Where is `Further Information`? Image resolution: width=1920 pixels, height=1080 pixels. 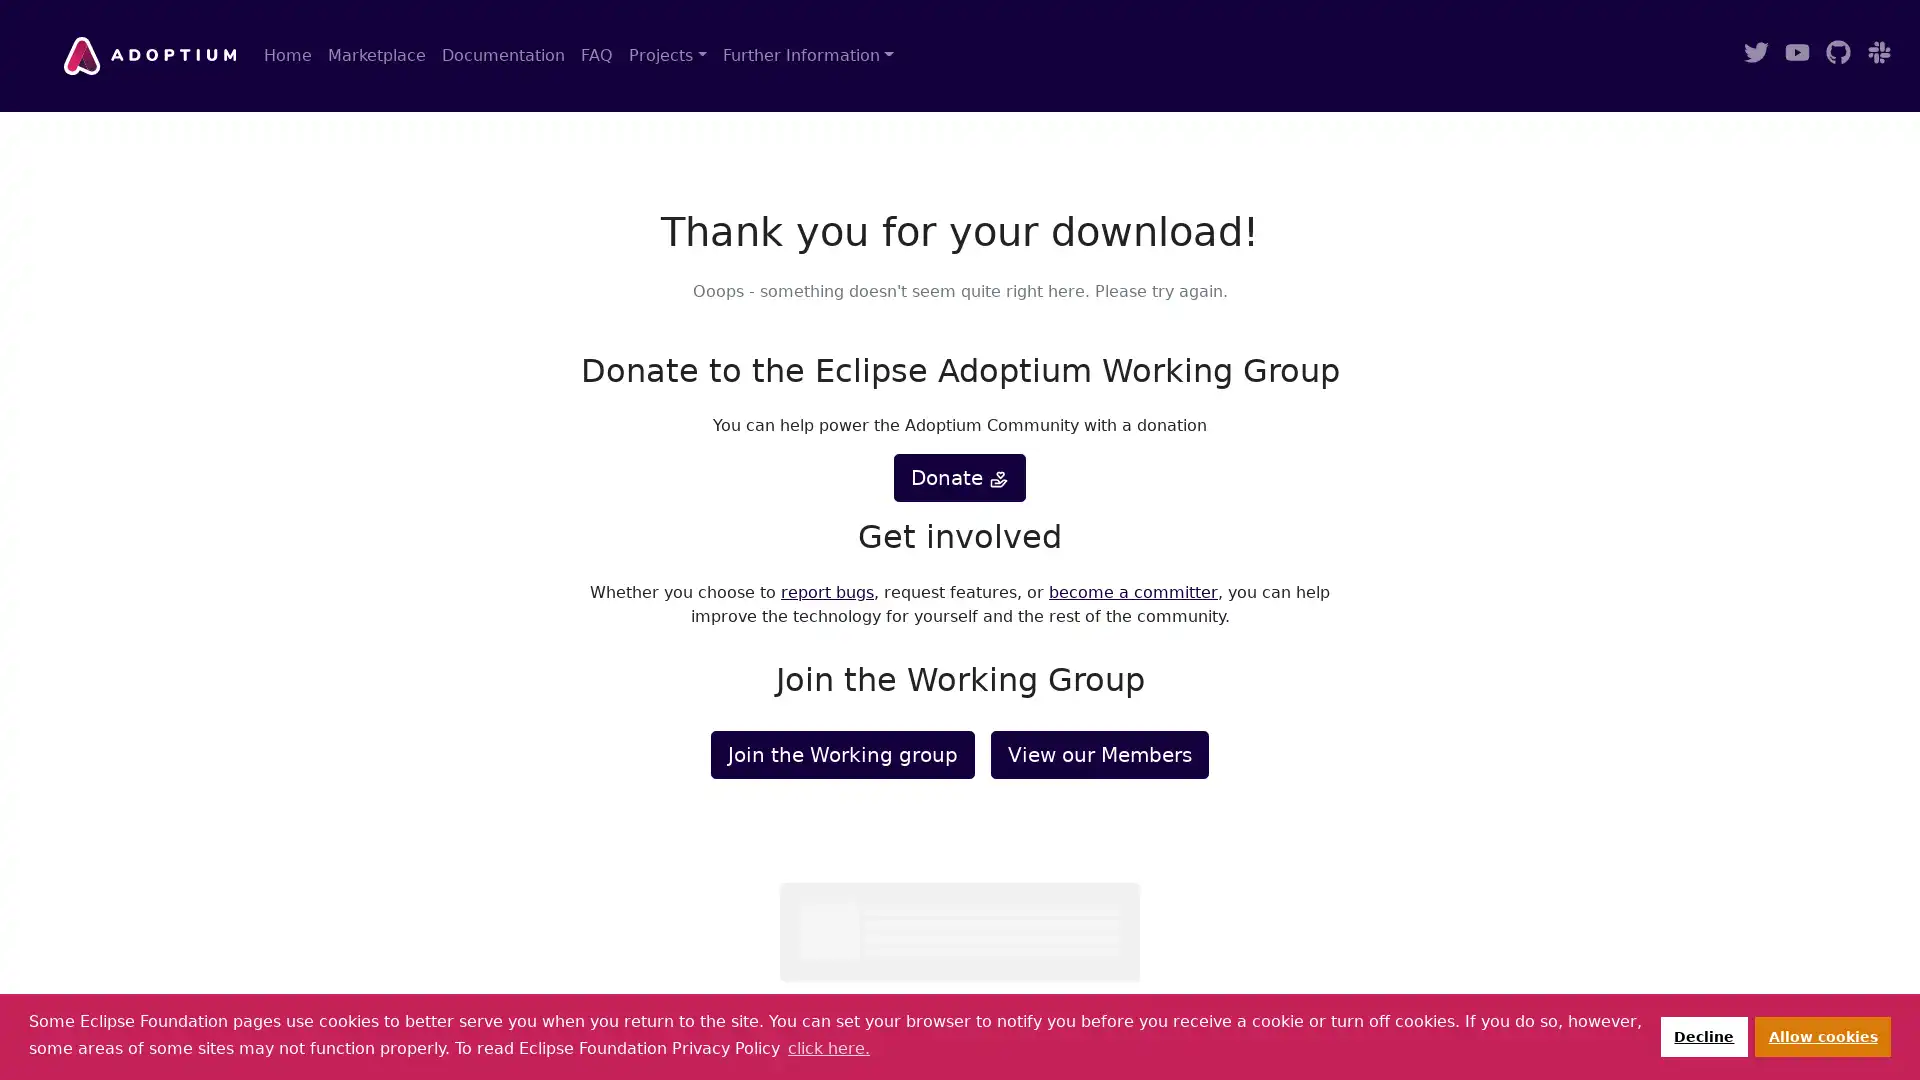 Further Information is located at coordinates (807, 55).